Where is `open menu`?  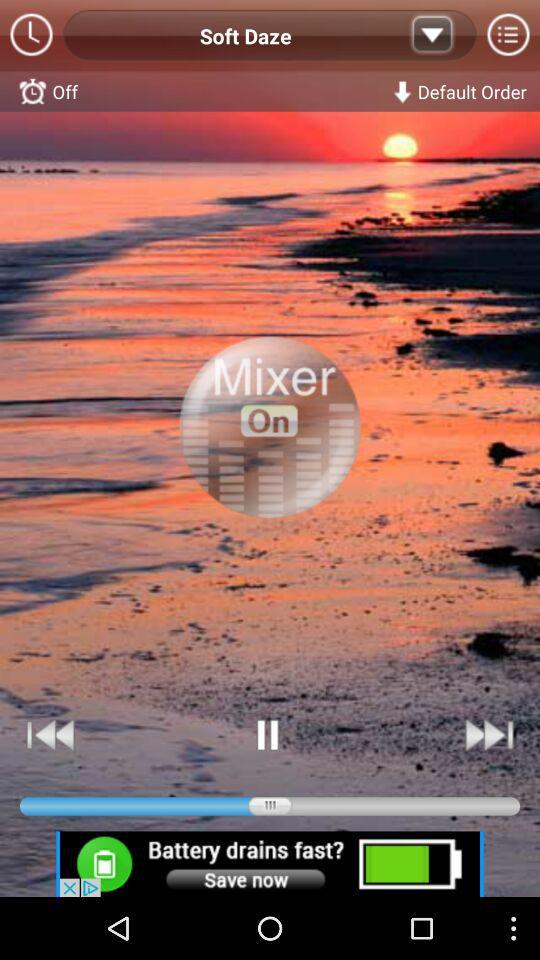
open menu is located at coordinates (508, 35).